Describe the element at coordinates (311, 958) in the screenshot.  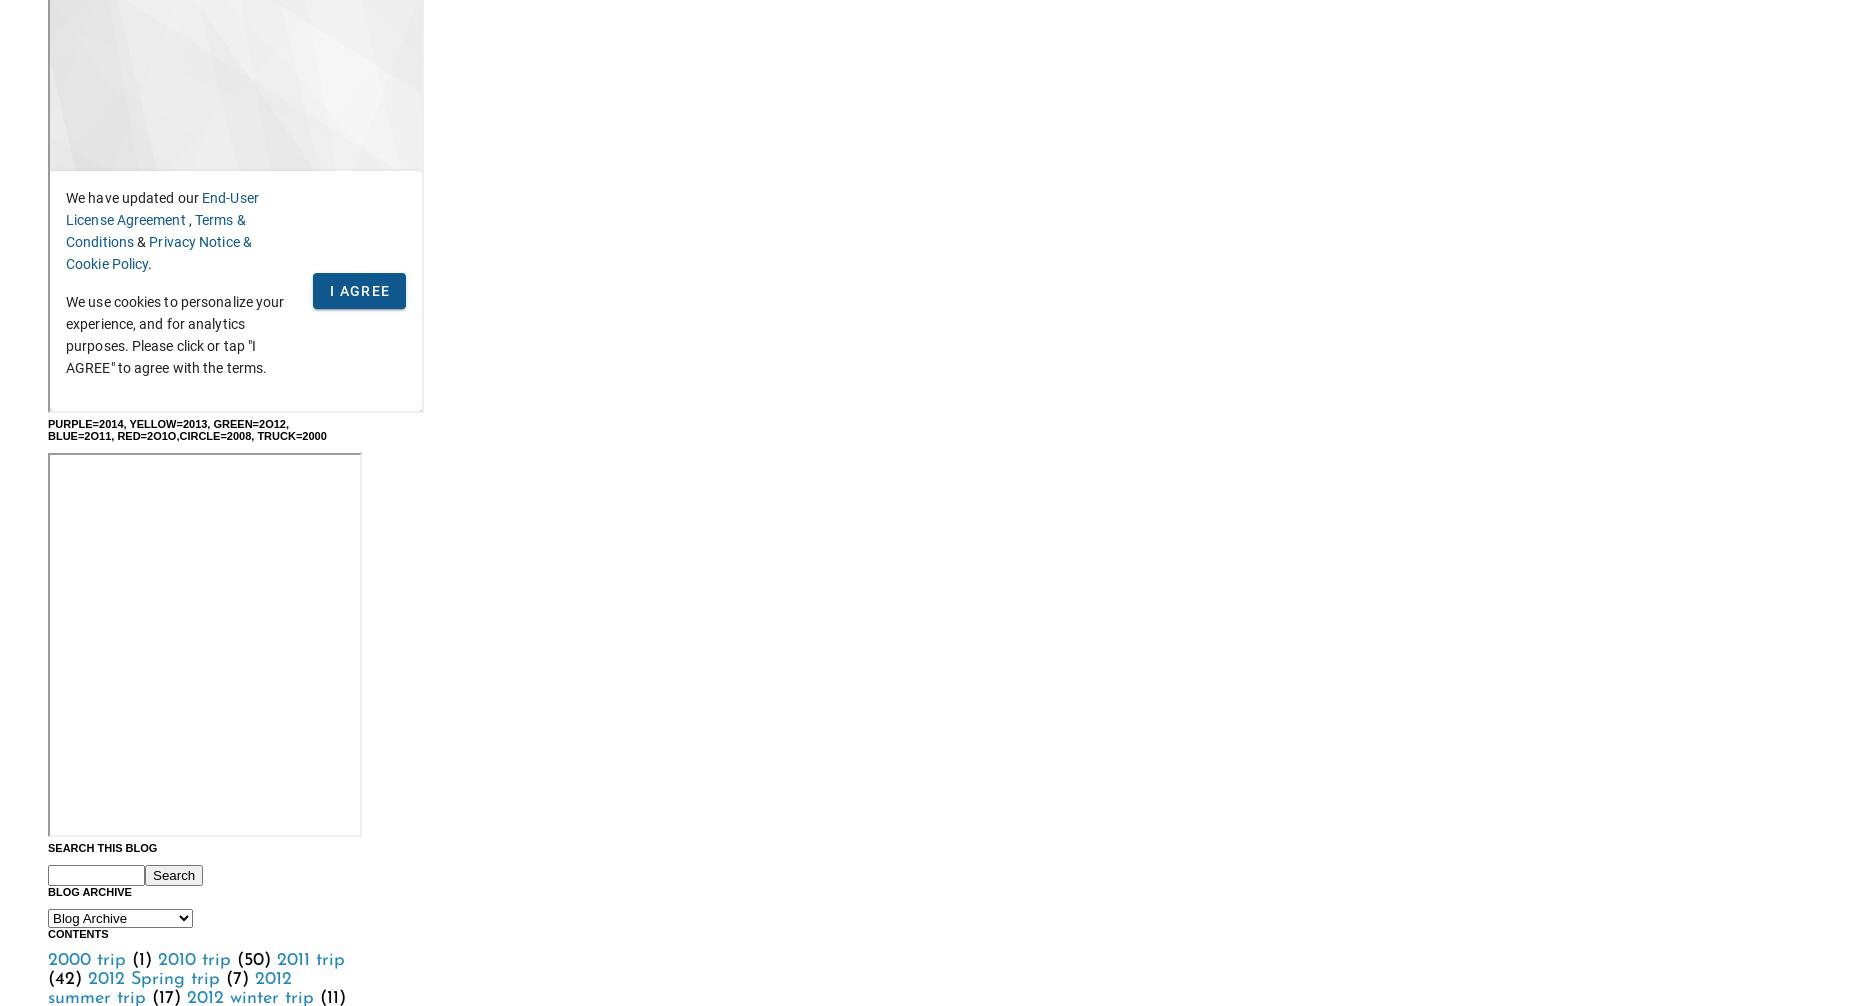
I see `'2011 trip'` at that location.